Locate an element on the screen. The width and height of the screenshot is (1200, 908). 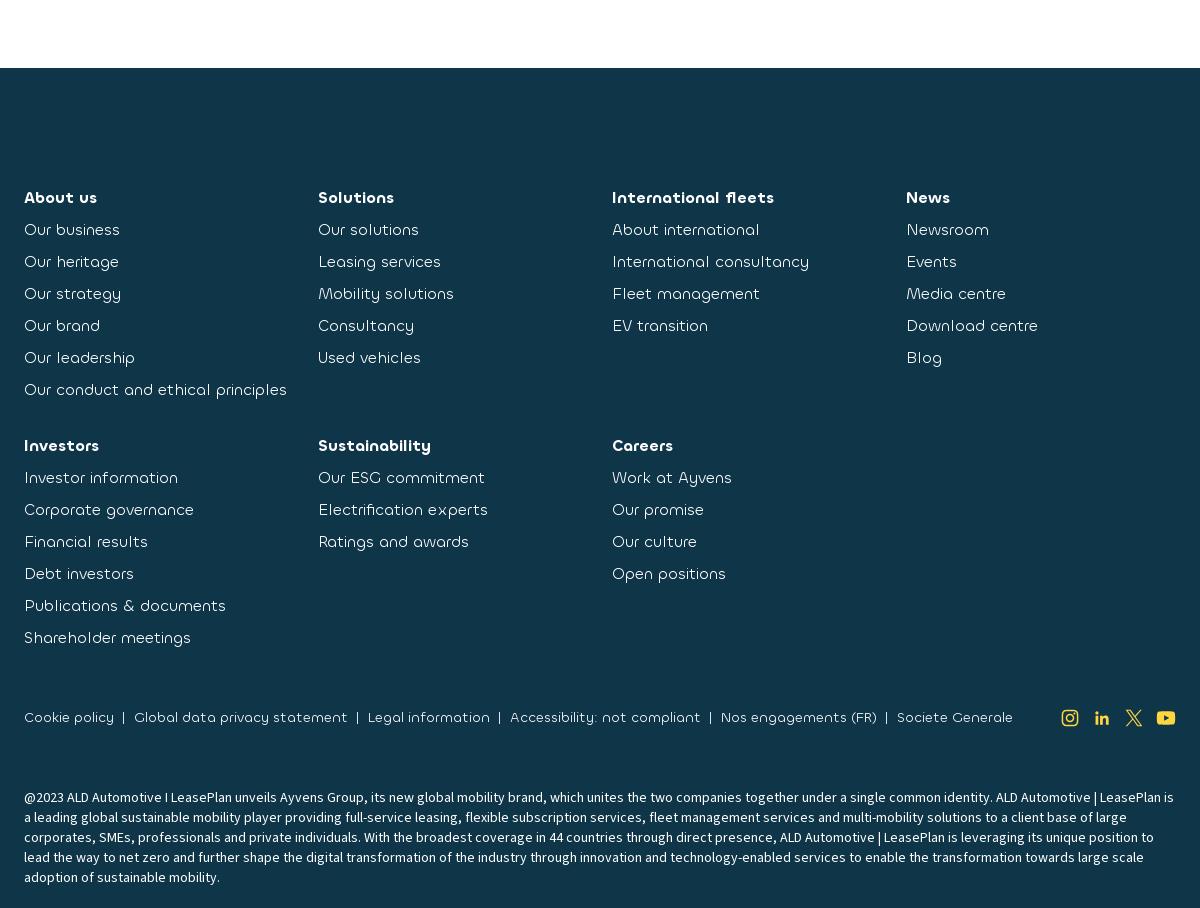
'@2023 ALD Automotive I LeasePlan unveils Ayvens Group, its new global mobility brand, which unites the two companies together under a single common identity. ALD Automotive | LeasePlan is a leading global sustainable mobility player providing full-service leasing, flexible subscription services, fleet management services and multi-mobility solutions to a client base of large corporates, SMEs, professionals and private individuals. With the broadest coverage in 44 countries through direct presence, ALD Automotive | LeasePlan is leveraging its unique position to lead the way to net zero and further shape the digital transformation of the industry through innovation and technology-enabled services to enable the transformation towards large scale adoption of sustainable mobility.' is located at coordinates (598, 836).